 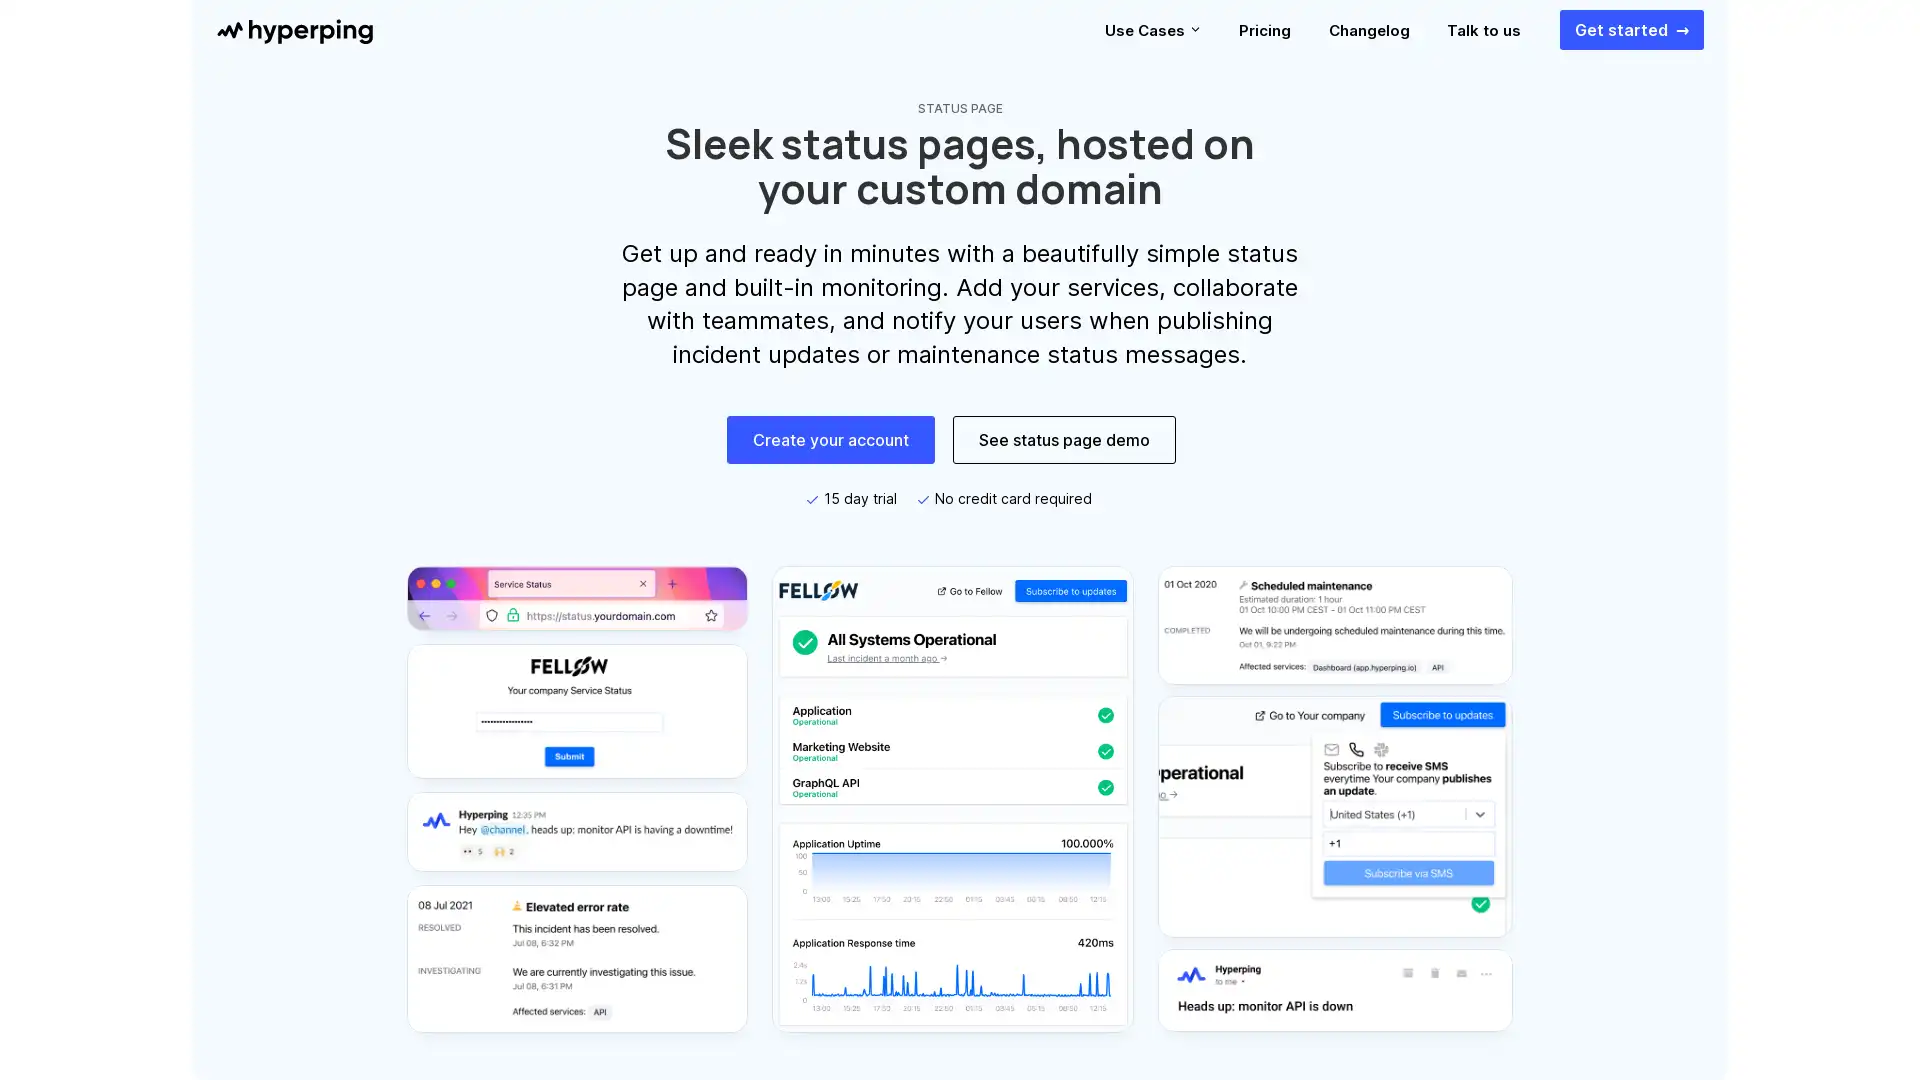 What do you see at coordinates (1483, 30) in the screenshot?
I see `Talk to us` at bounding box center [1483, 30].